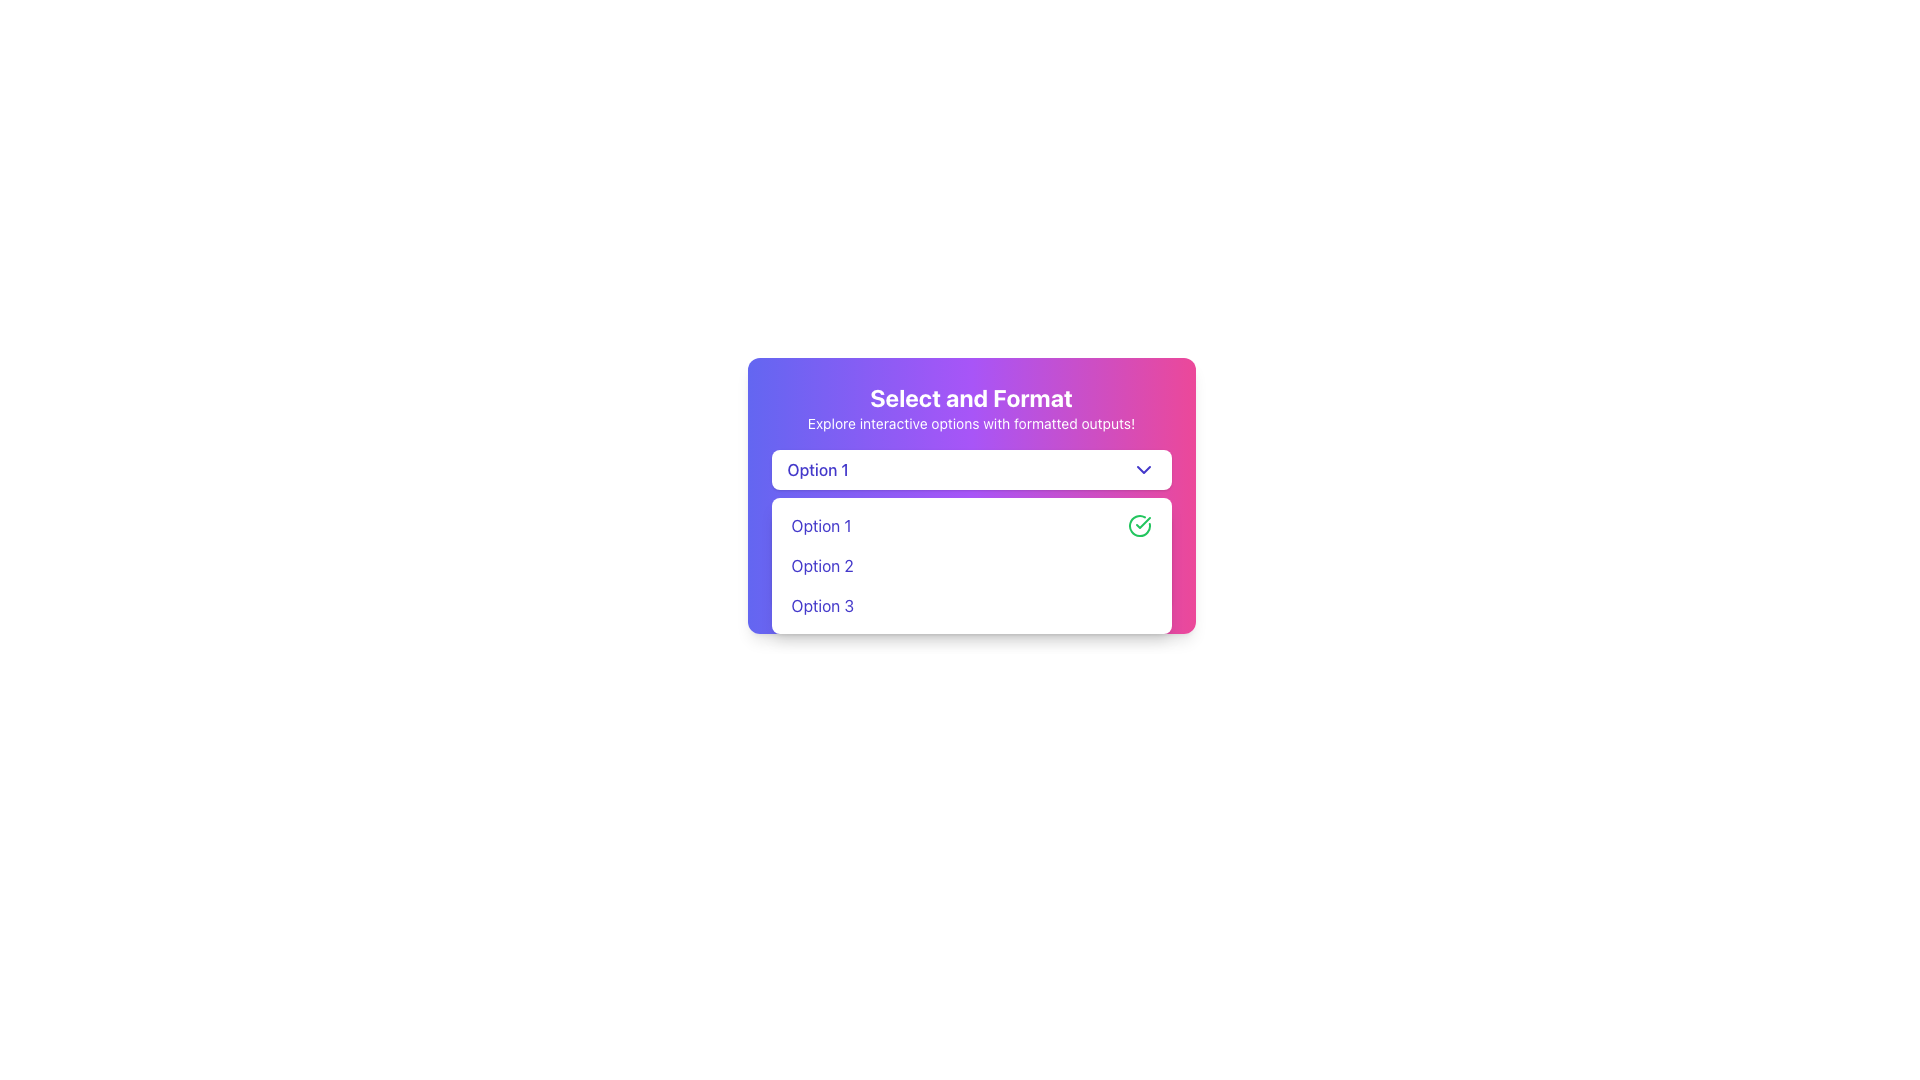  Describe the element at coordinates (1139, 524) in the screenshot. I see `the SVG Icon indicating that 'Option 1' is selected in the dropdown menu, which is positioned to the right of the 'Option 1' label` at that location.